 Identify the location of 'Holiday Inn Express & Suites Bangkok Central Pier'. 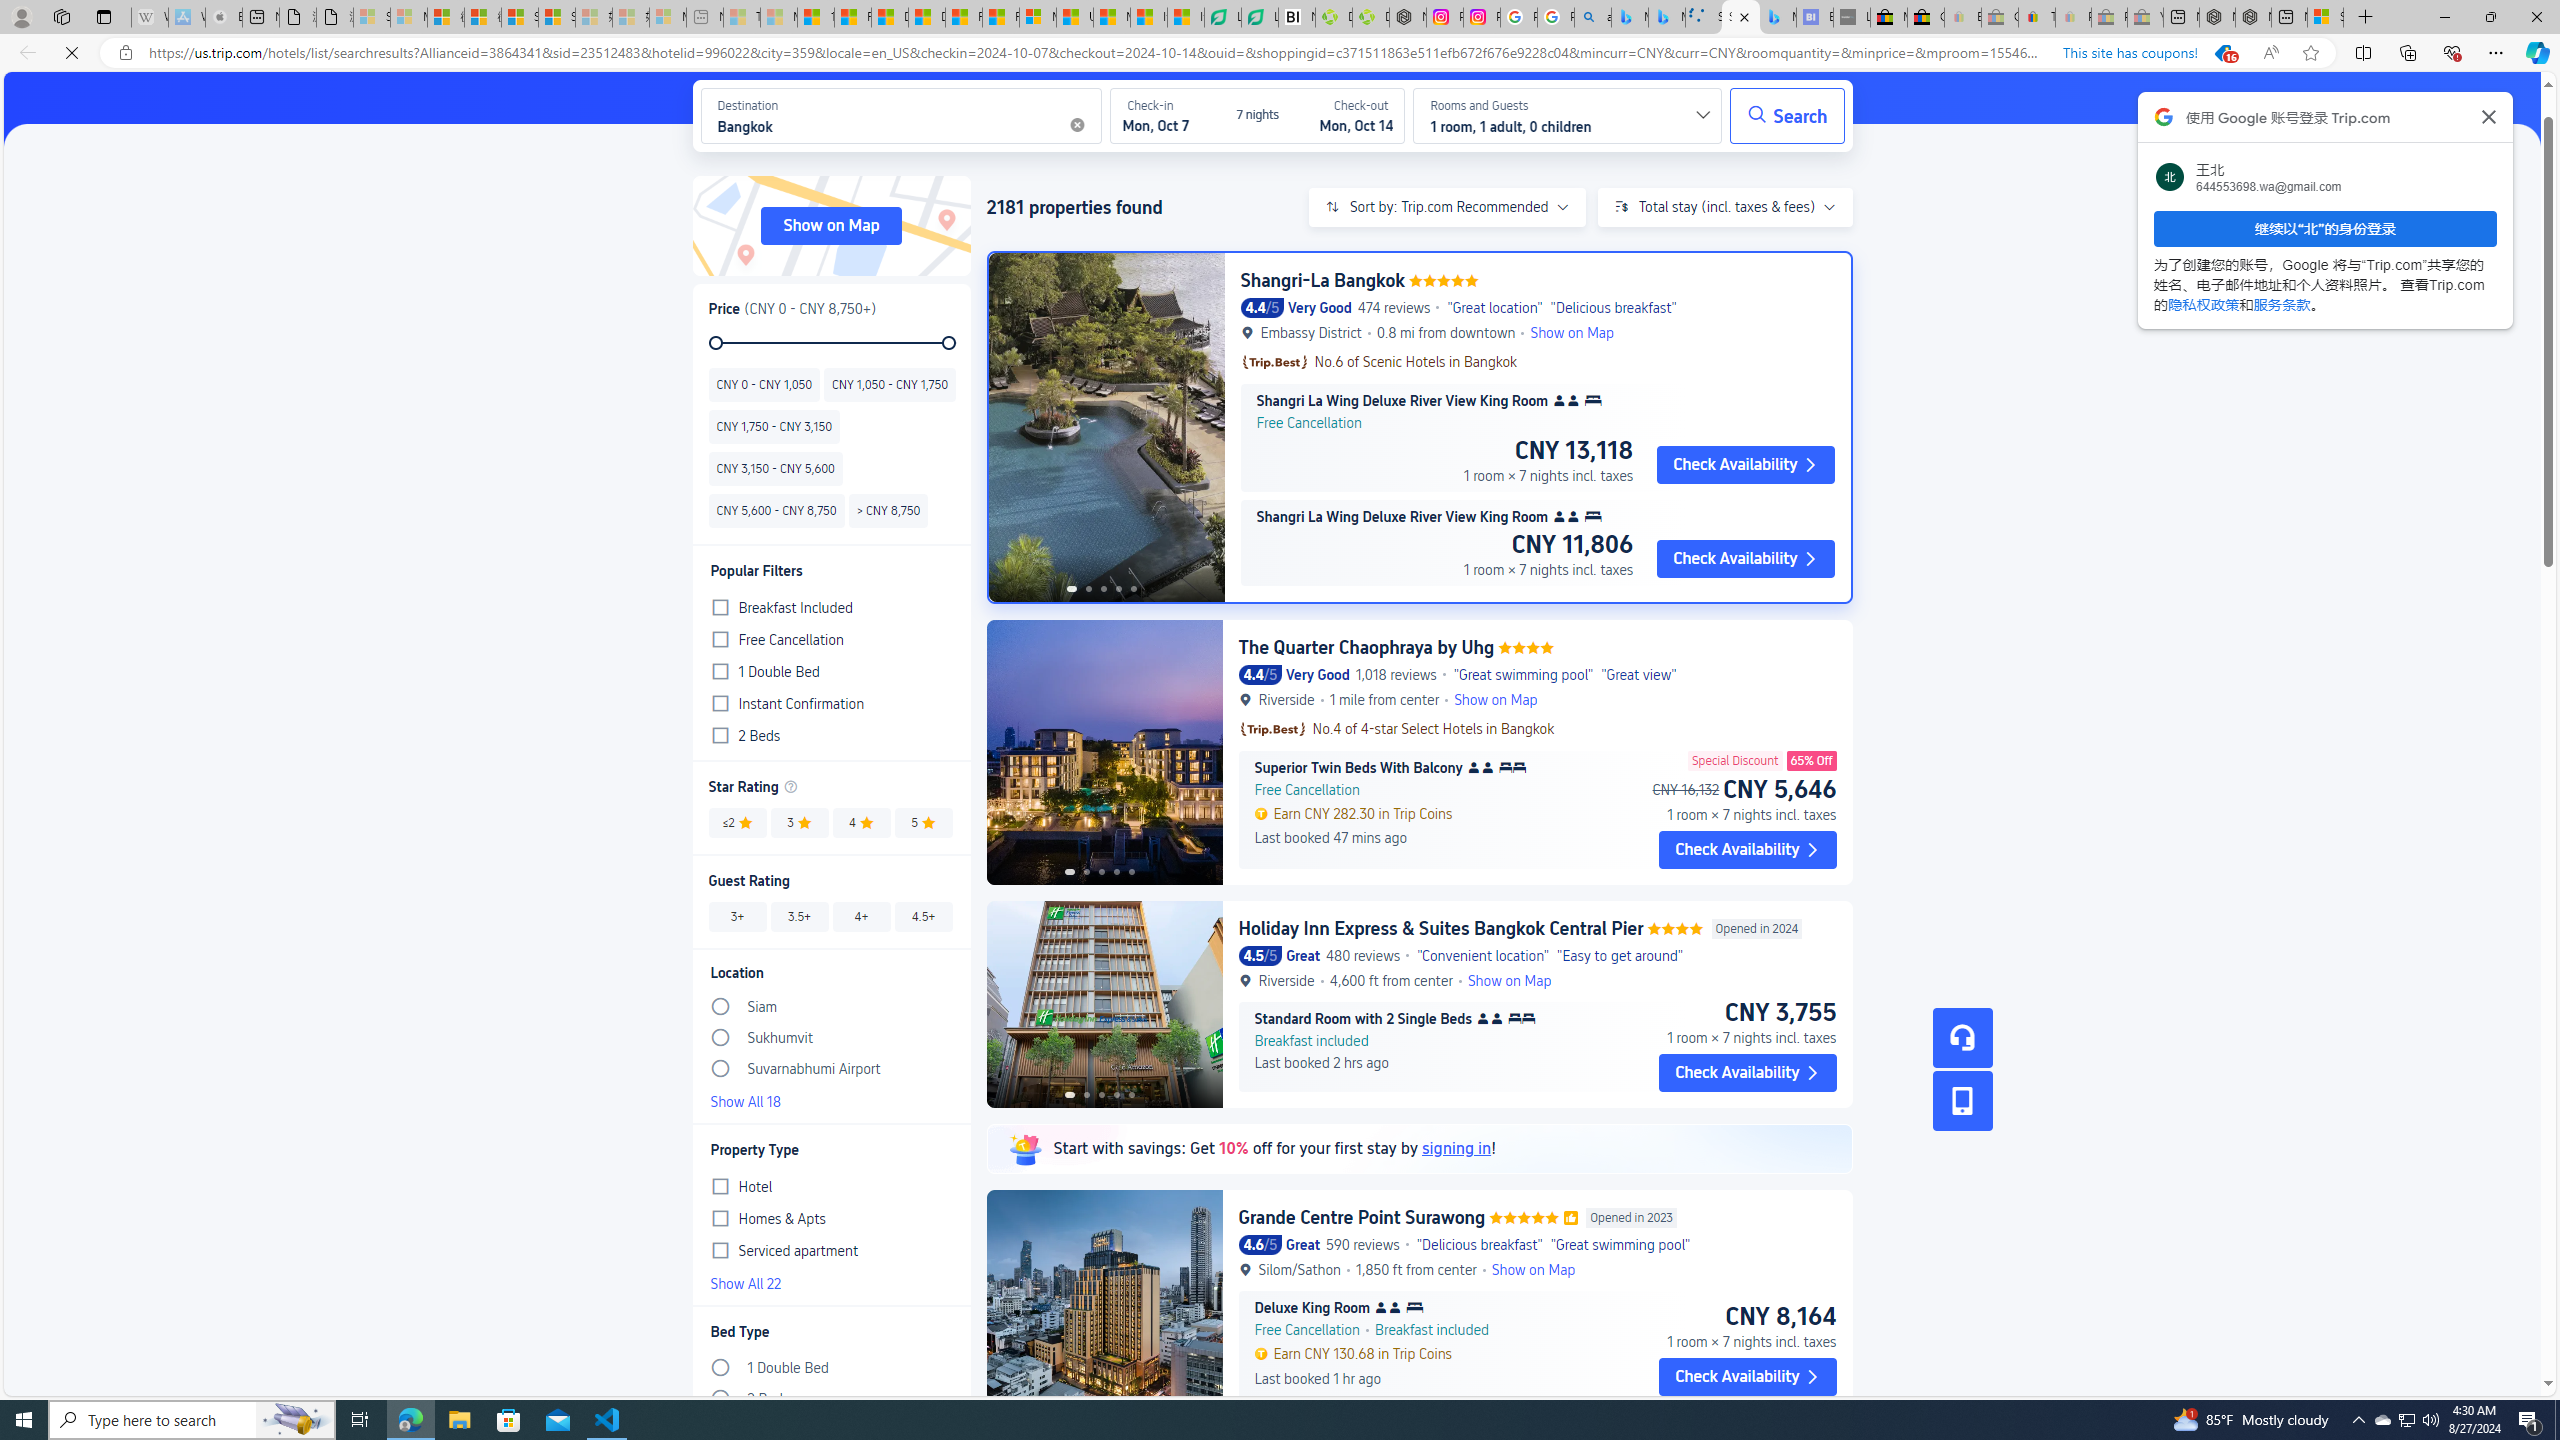
(1440, 927).